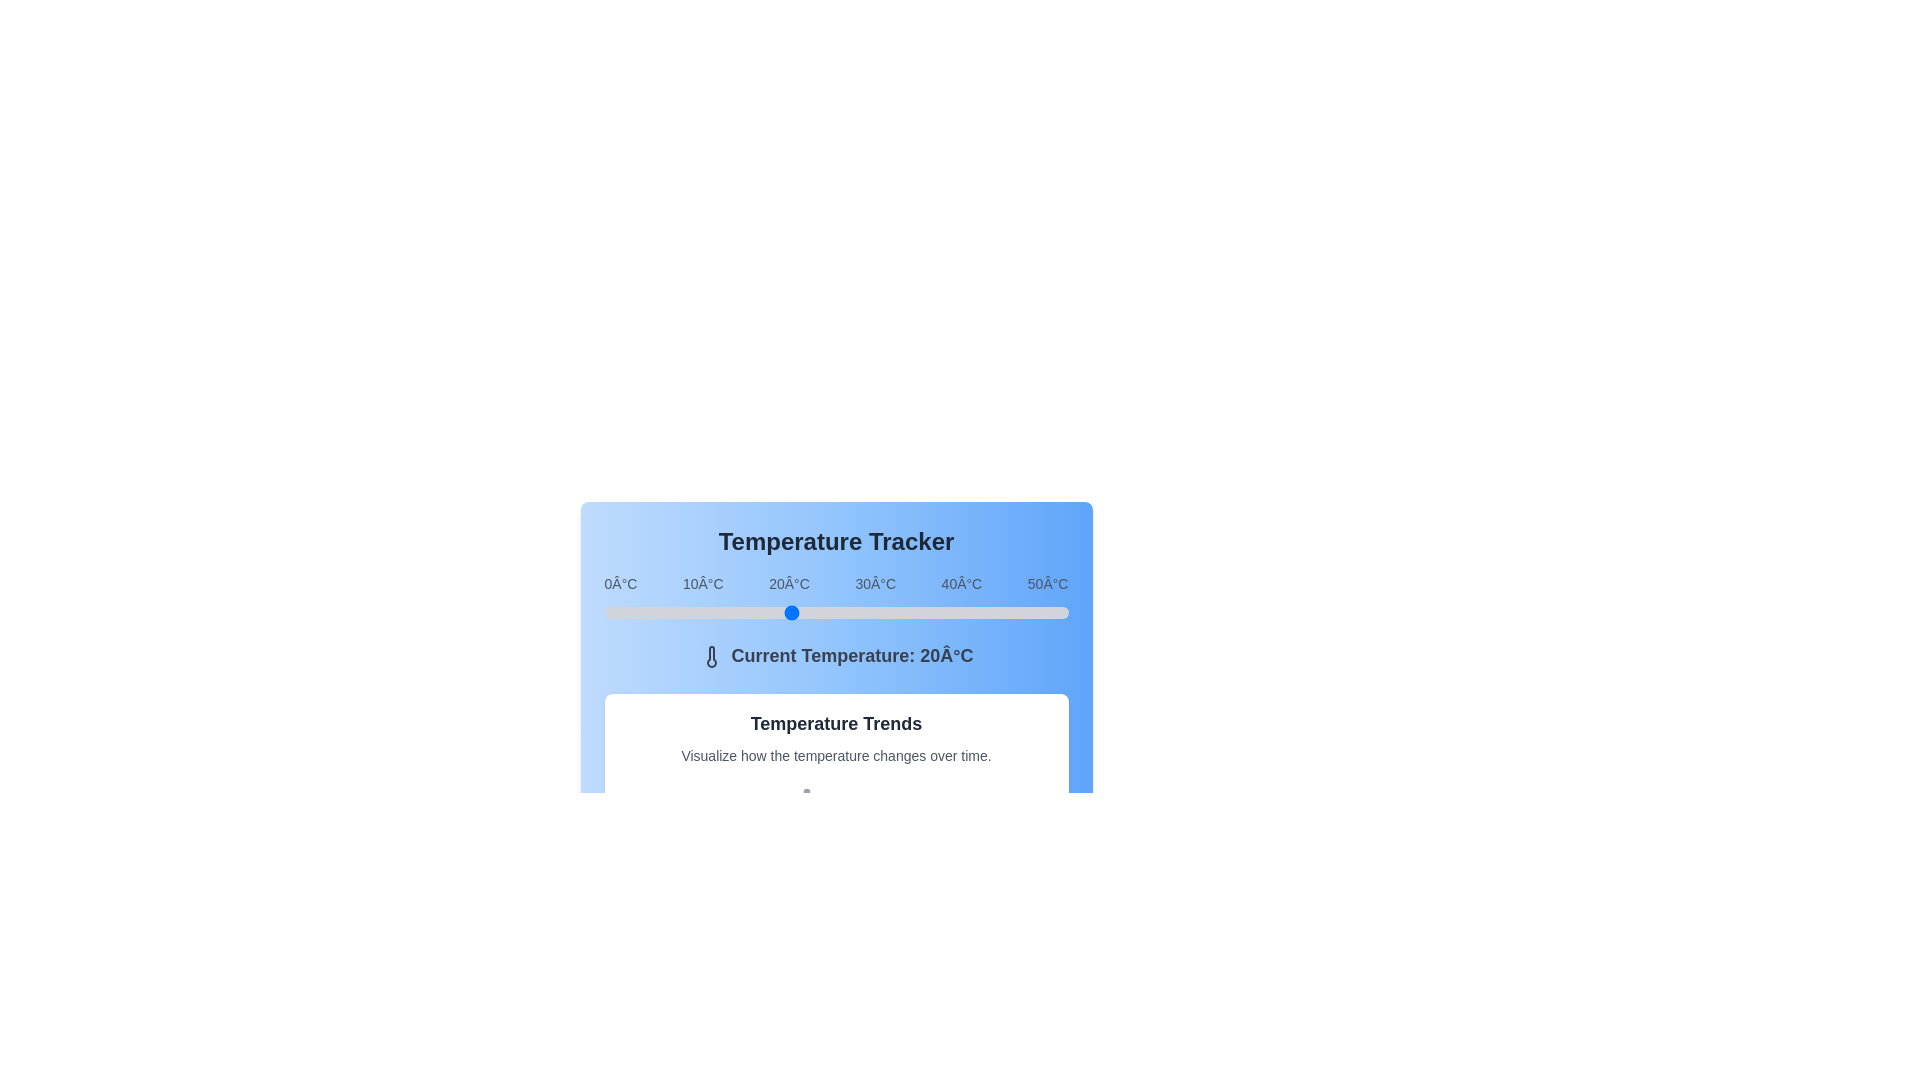  I want to click on the temperature label 20°C to focus on it, so click(788, 583).